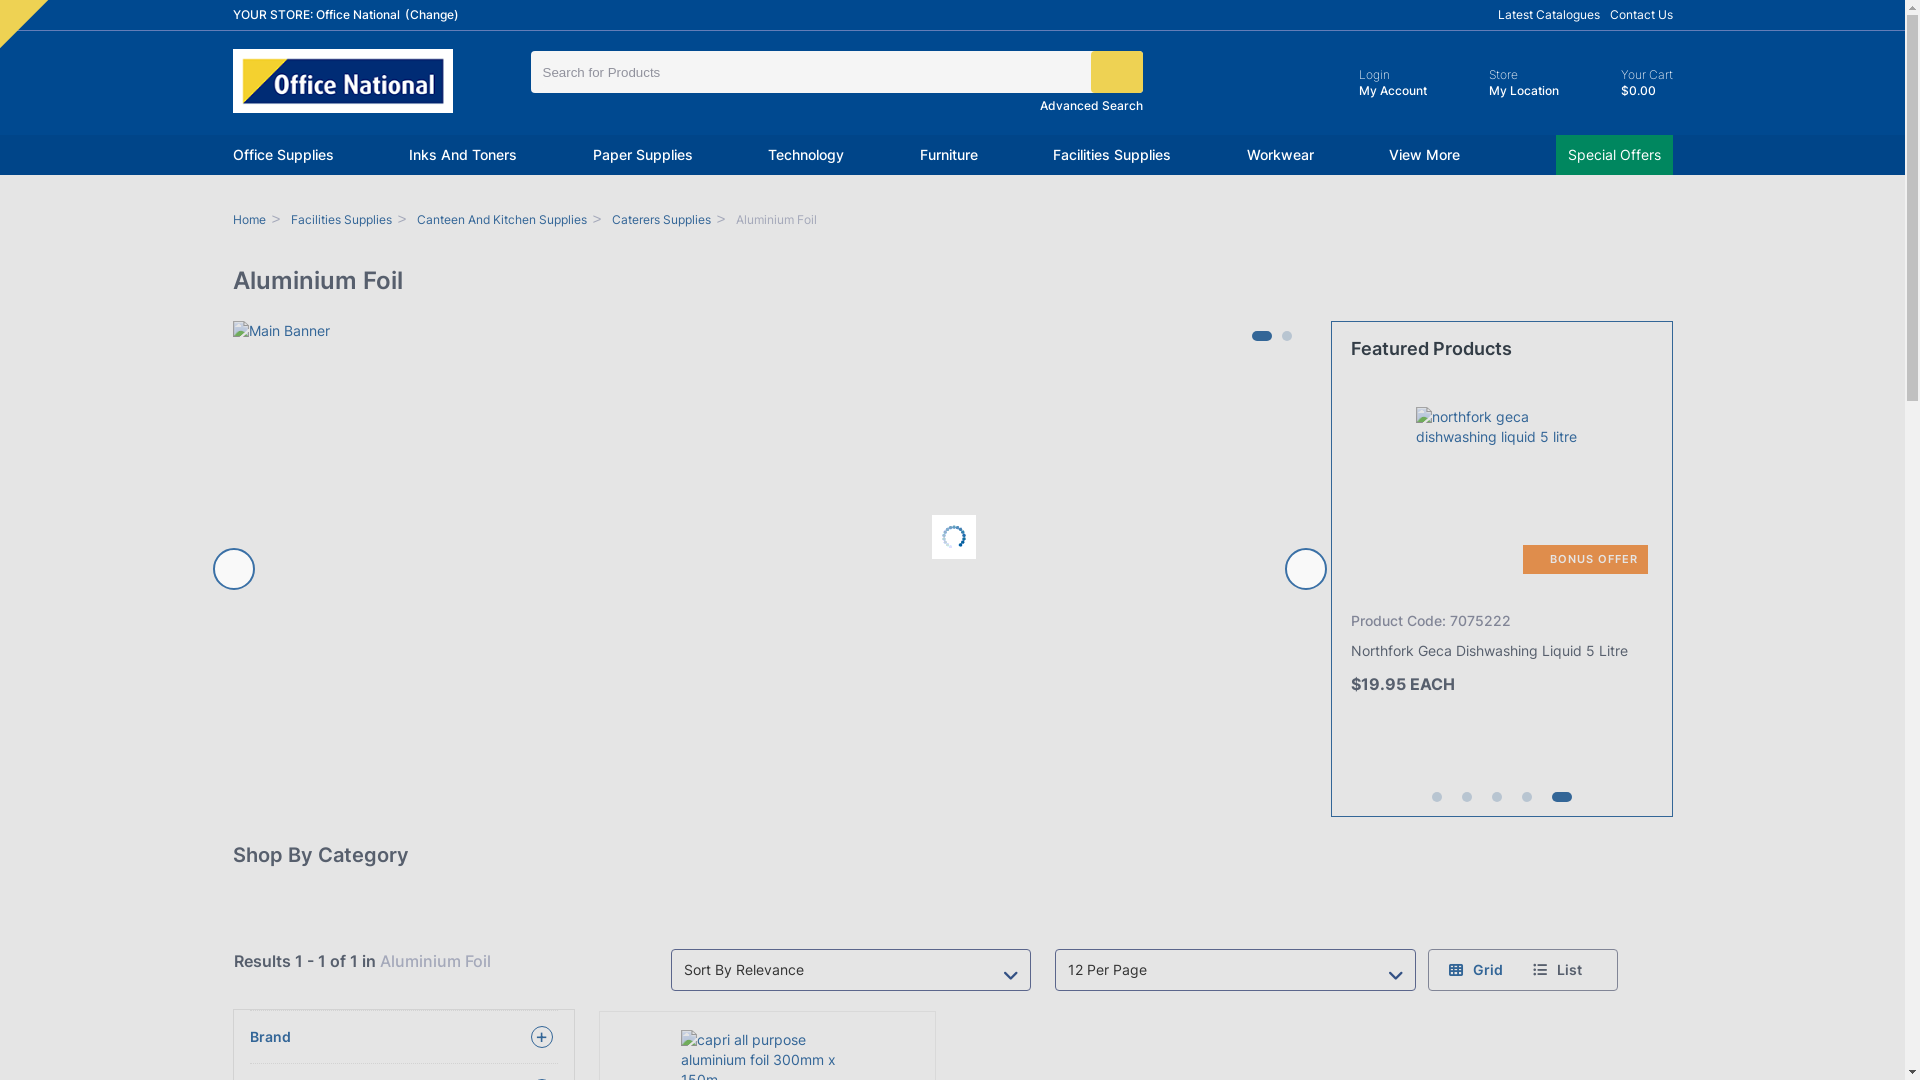  I want to click on 'Your Cart, so click(1628, 82).